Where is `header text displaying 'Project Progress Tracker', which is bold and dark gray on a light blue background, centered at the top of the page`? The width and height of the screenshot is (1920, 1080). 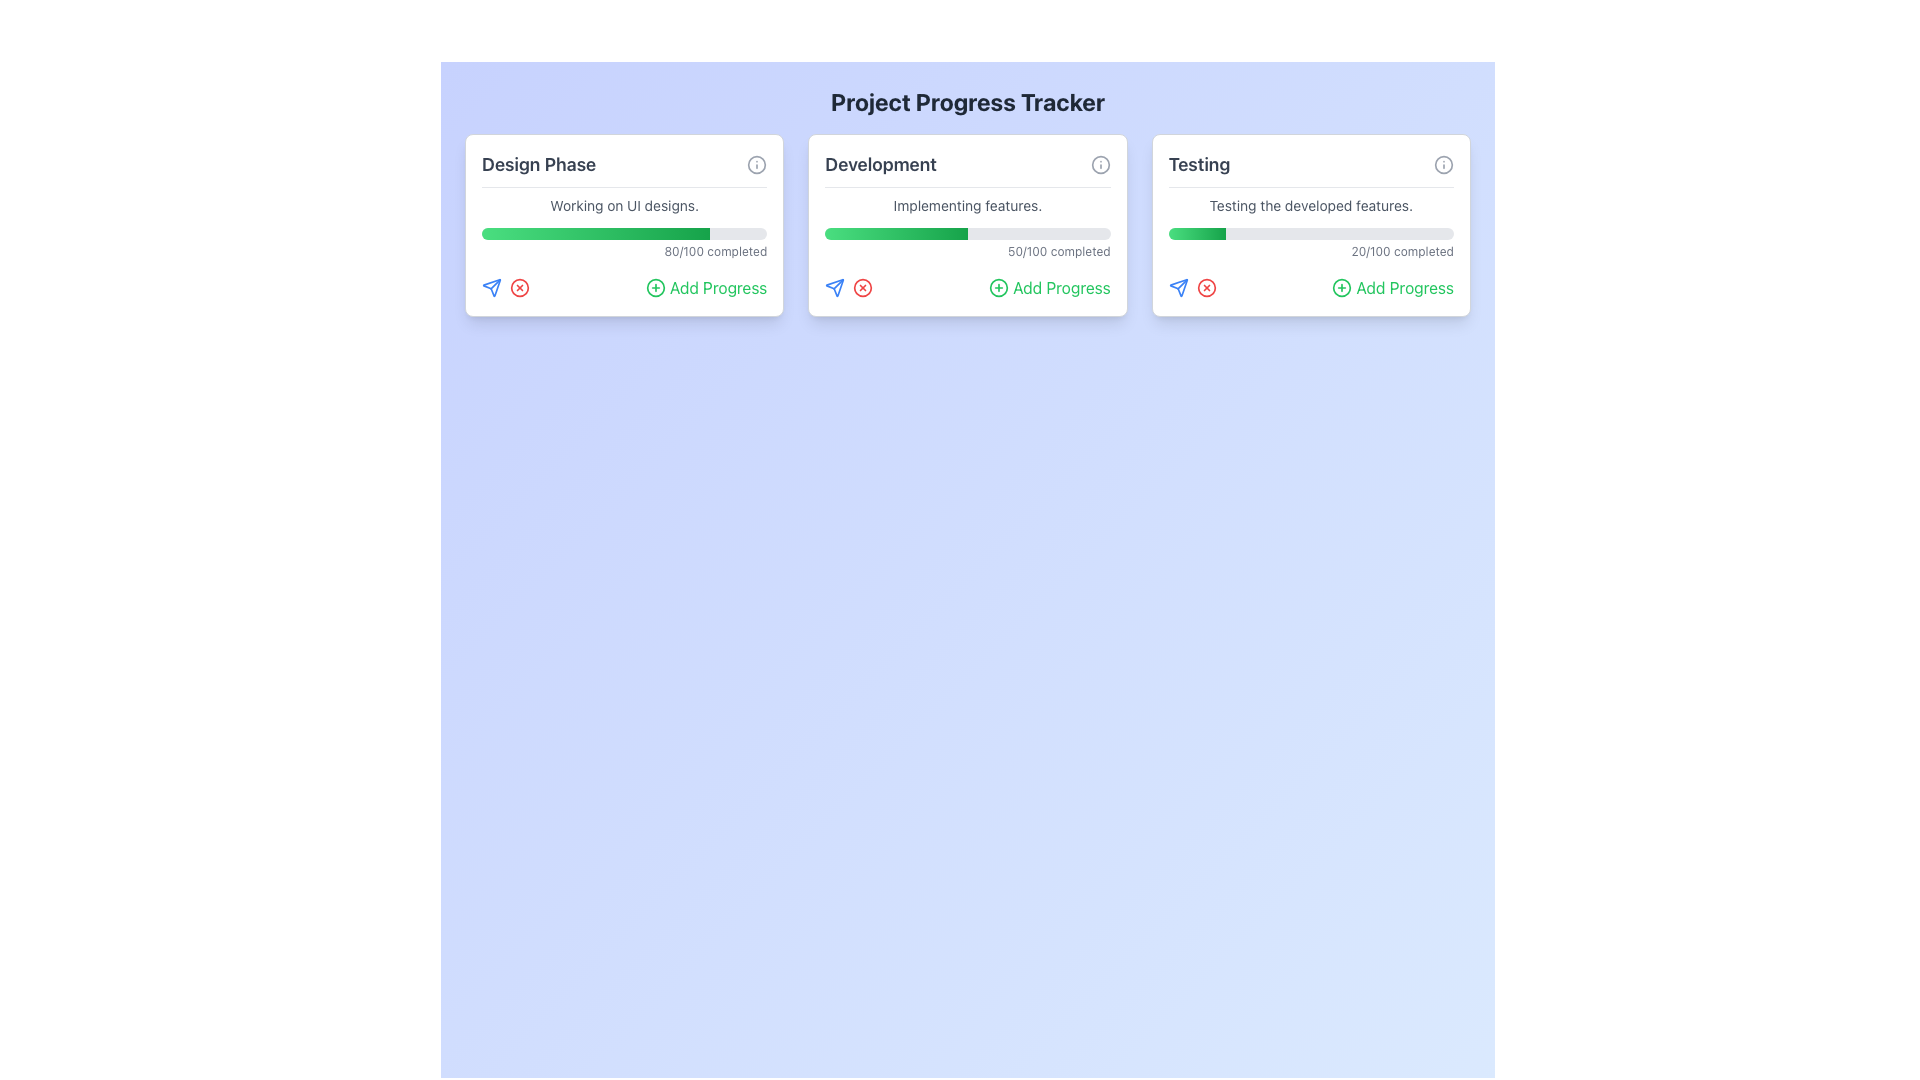
header text displaying 'Project Progress Tracker', which is bold and dark gray on a light blue background, centered at the top of the page is located at coordinates (968, 101).